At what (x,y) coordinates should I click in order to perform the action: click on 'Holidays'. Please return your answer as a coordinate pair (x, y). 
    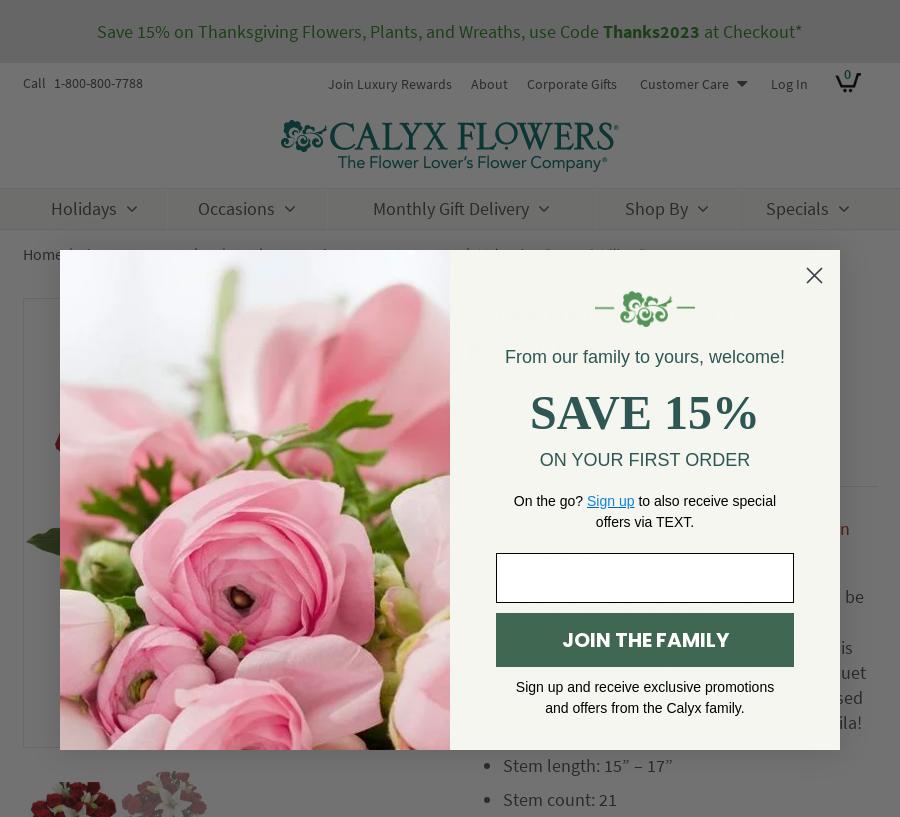
    Looking at the image, I should click on (50, 206).